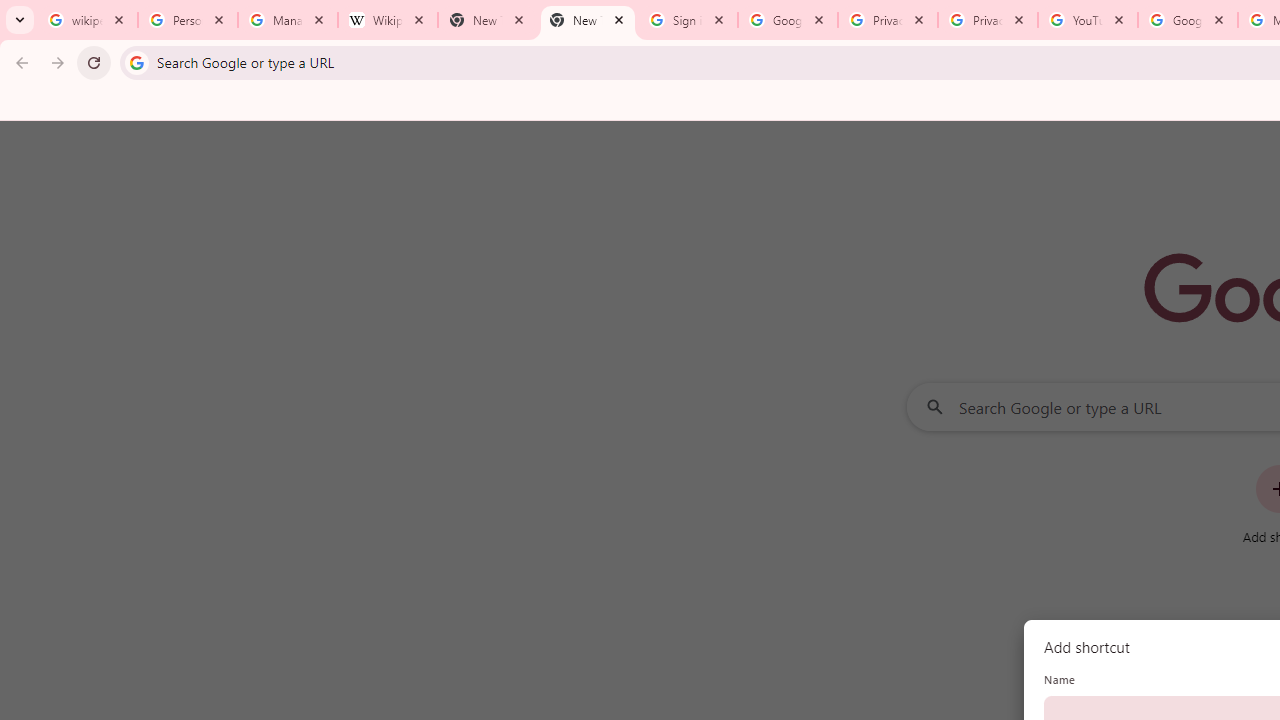 The image size is (1280, 720). I want to click on 'Sign in - Google Accounts', so click(688, 20).